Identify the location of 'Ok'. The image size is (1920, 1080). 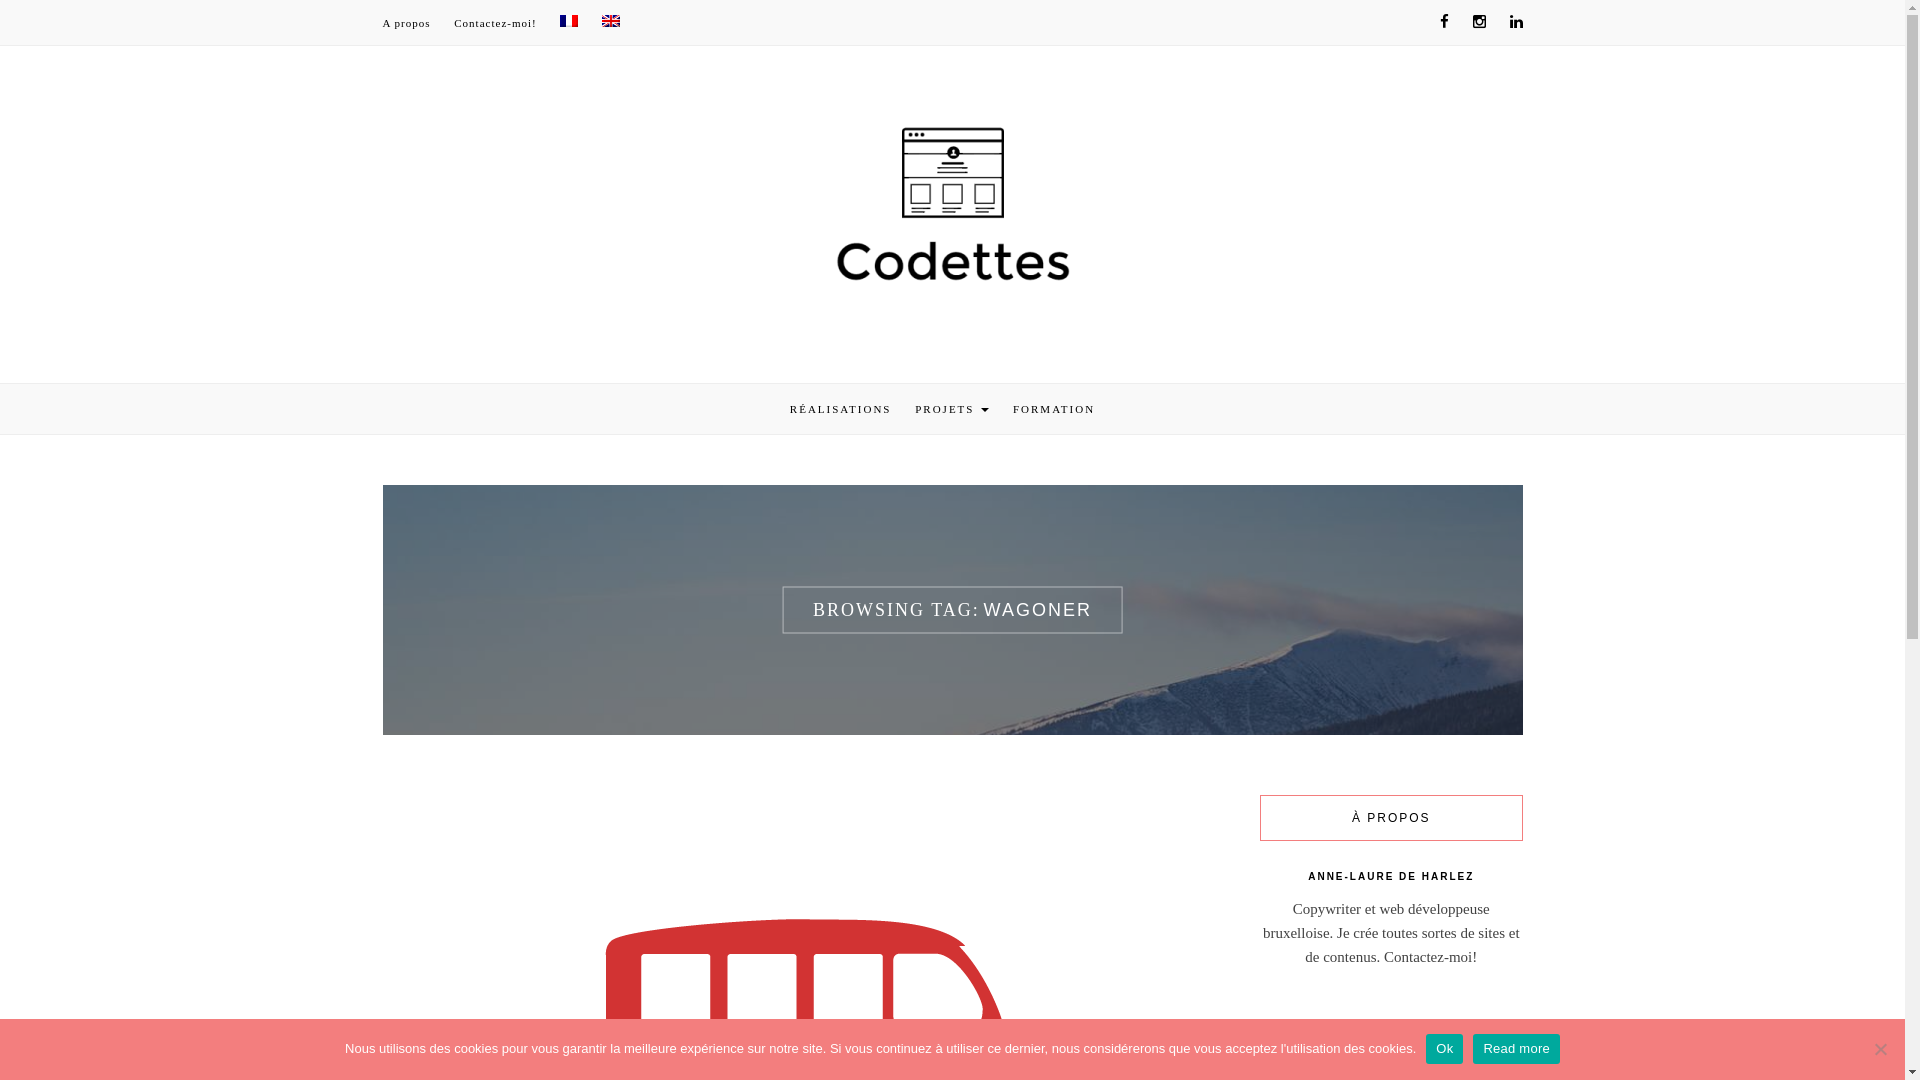
(1444, 1048).